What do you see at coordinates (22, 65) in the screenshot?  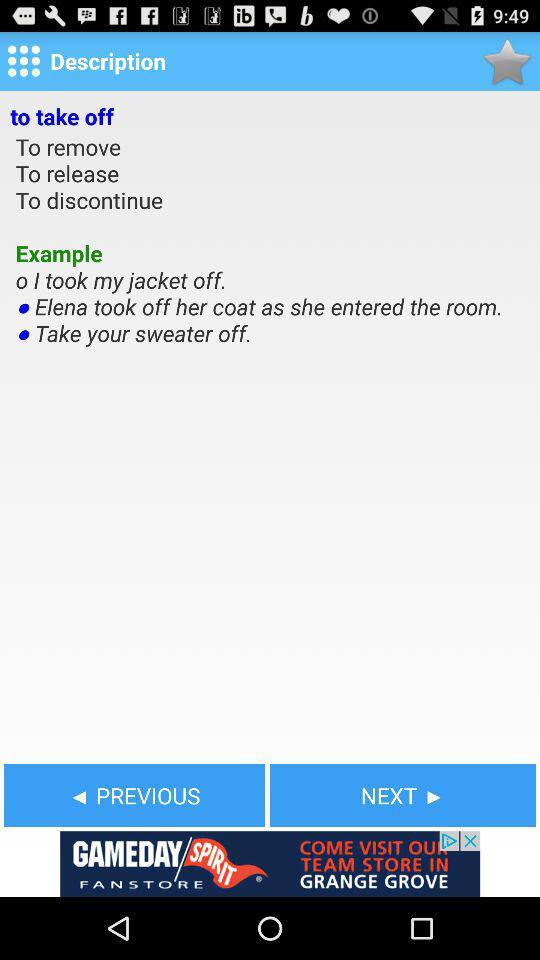 I see `the dialpad icon` at bounding box center [22, 65].